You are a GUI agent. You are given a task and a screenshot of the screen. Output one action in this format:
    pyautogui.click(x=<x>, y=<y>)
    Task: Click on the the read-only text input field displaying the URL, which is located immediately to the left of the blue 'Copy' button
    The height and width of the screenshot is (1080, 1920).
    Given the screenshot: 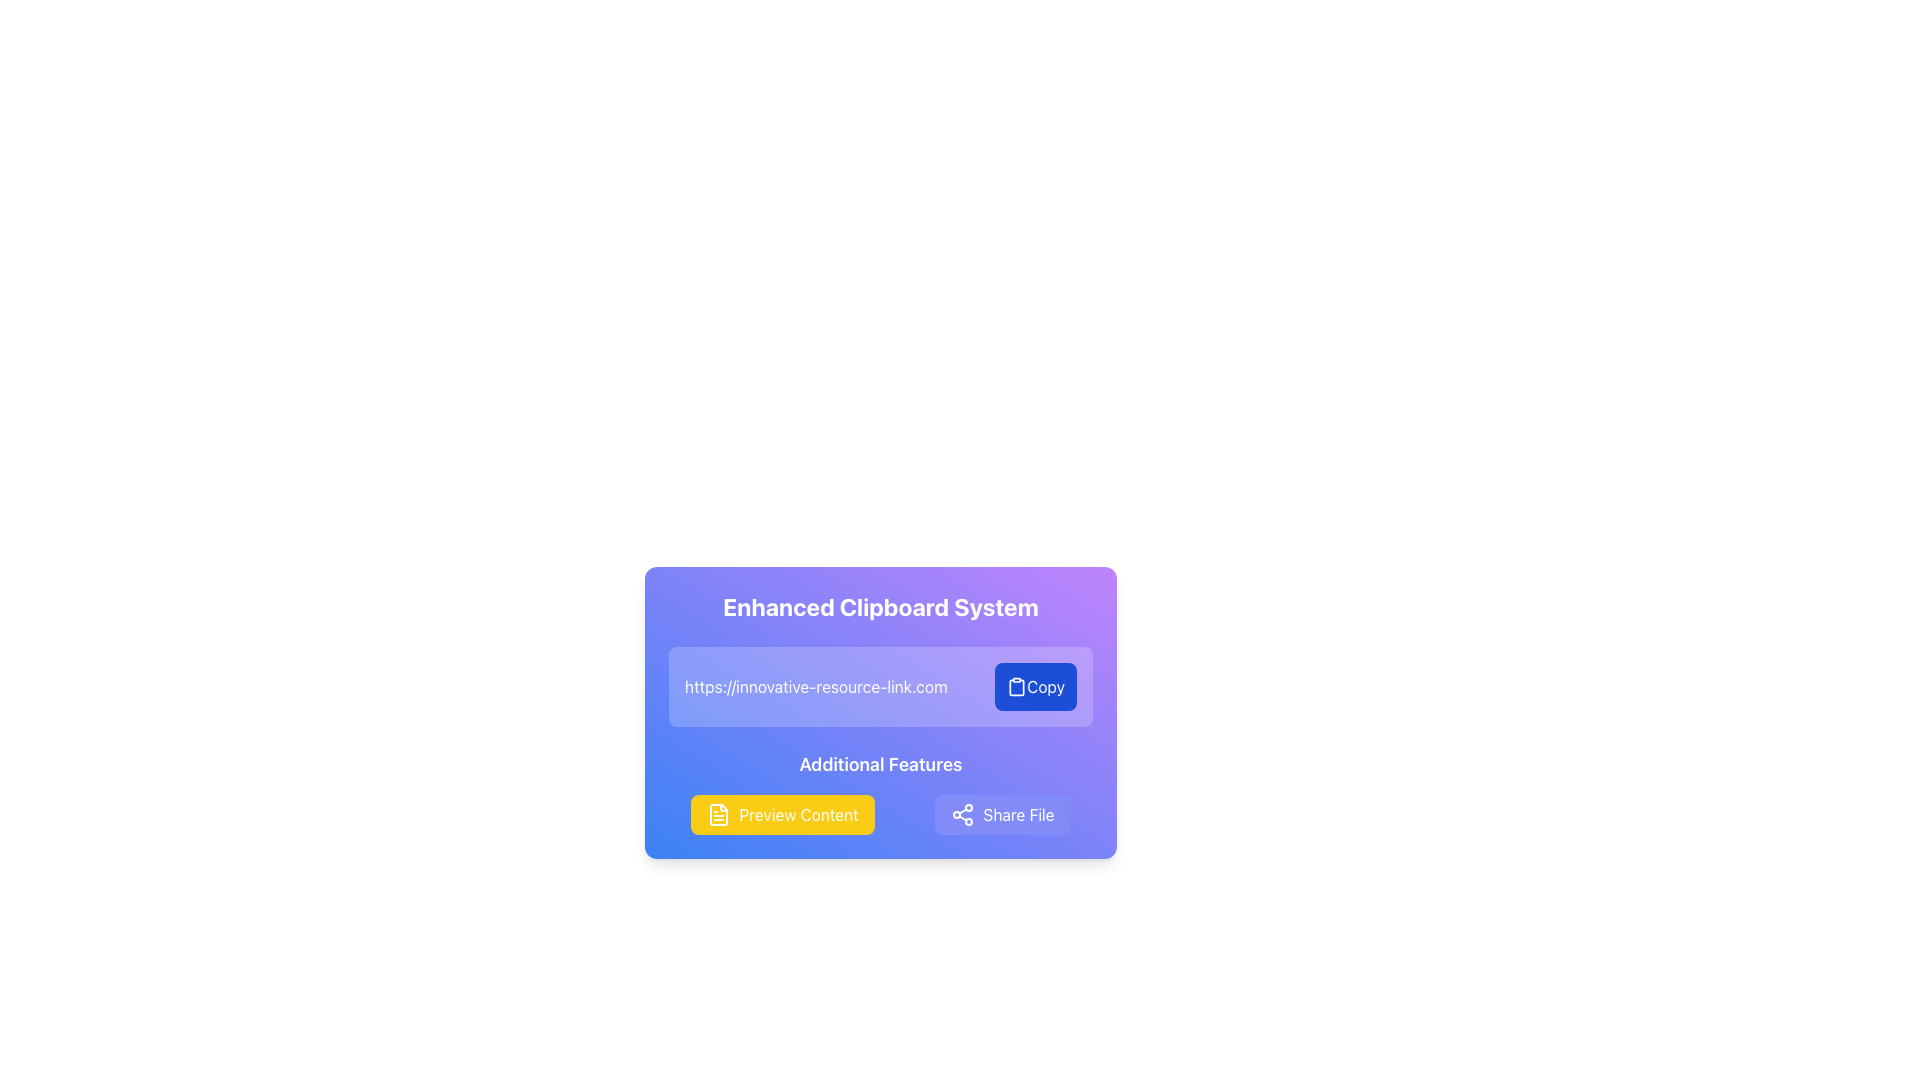 What is the action you would take?
    pyautogui.click(x=831, y=685)
    